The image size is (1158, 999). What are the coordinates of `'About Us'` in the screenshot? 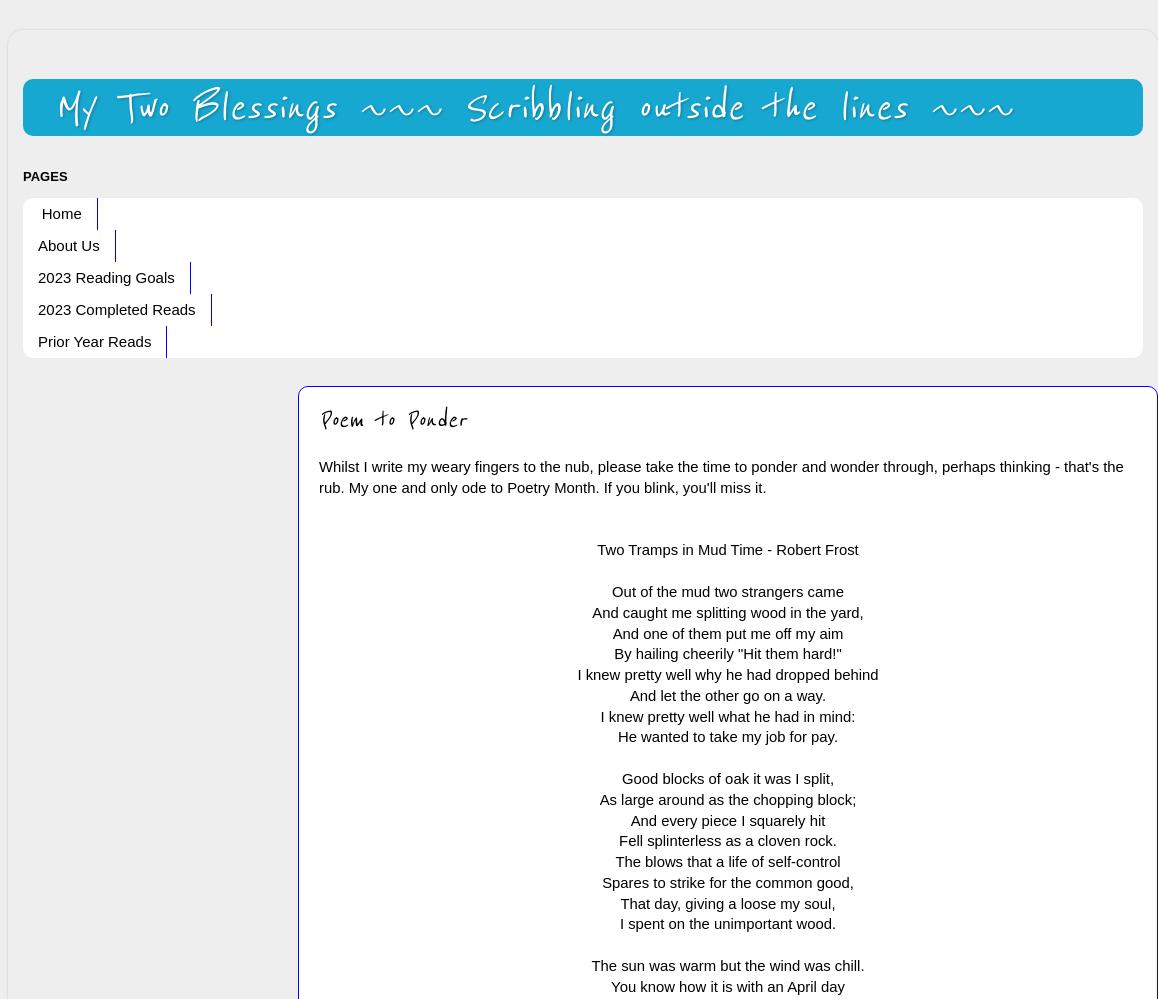 It's located at (68, 245).